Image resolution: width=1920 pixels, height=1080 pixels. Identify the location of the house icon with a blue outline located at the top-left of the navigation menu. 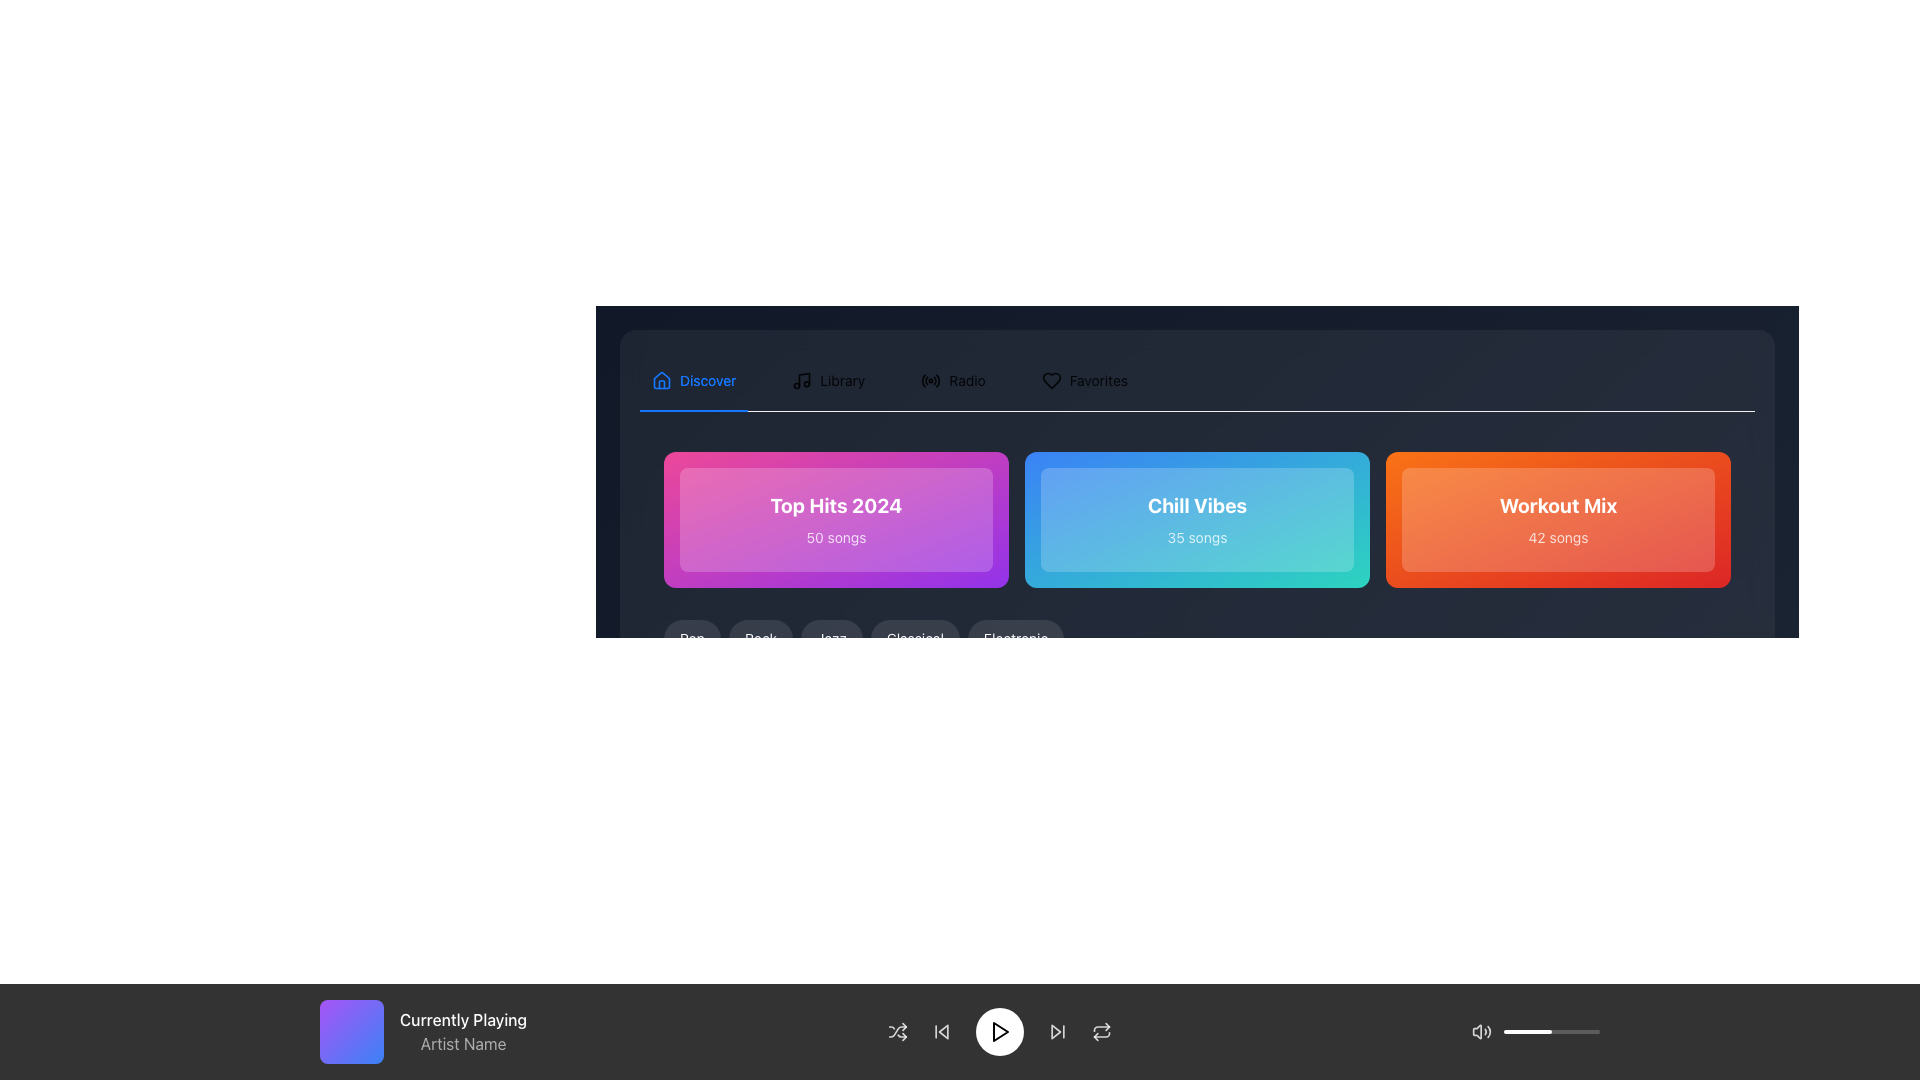
(662, 381).